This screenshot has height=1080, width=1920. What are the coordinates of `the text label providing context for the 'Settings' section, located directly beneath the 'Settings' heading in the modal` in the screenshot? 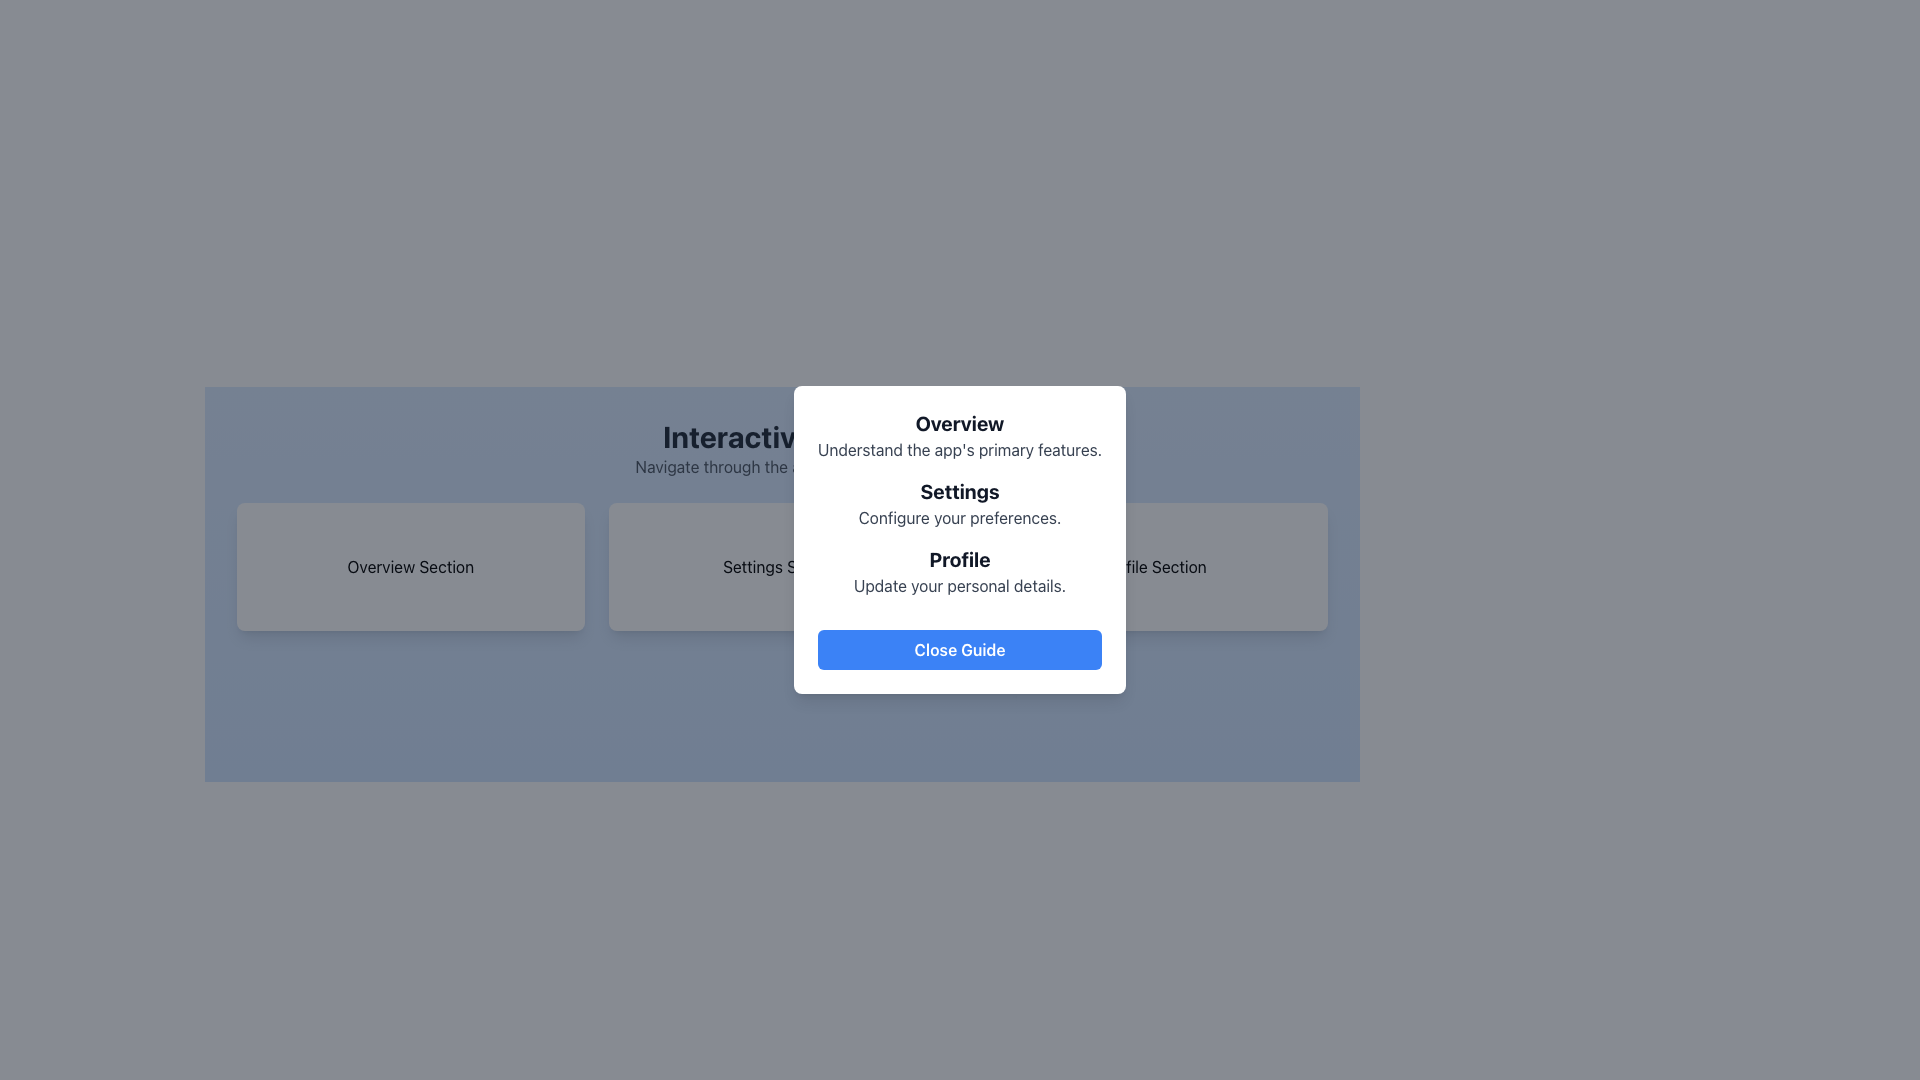 It's located at (960, 516).